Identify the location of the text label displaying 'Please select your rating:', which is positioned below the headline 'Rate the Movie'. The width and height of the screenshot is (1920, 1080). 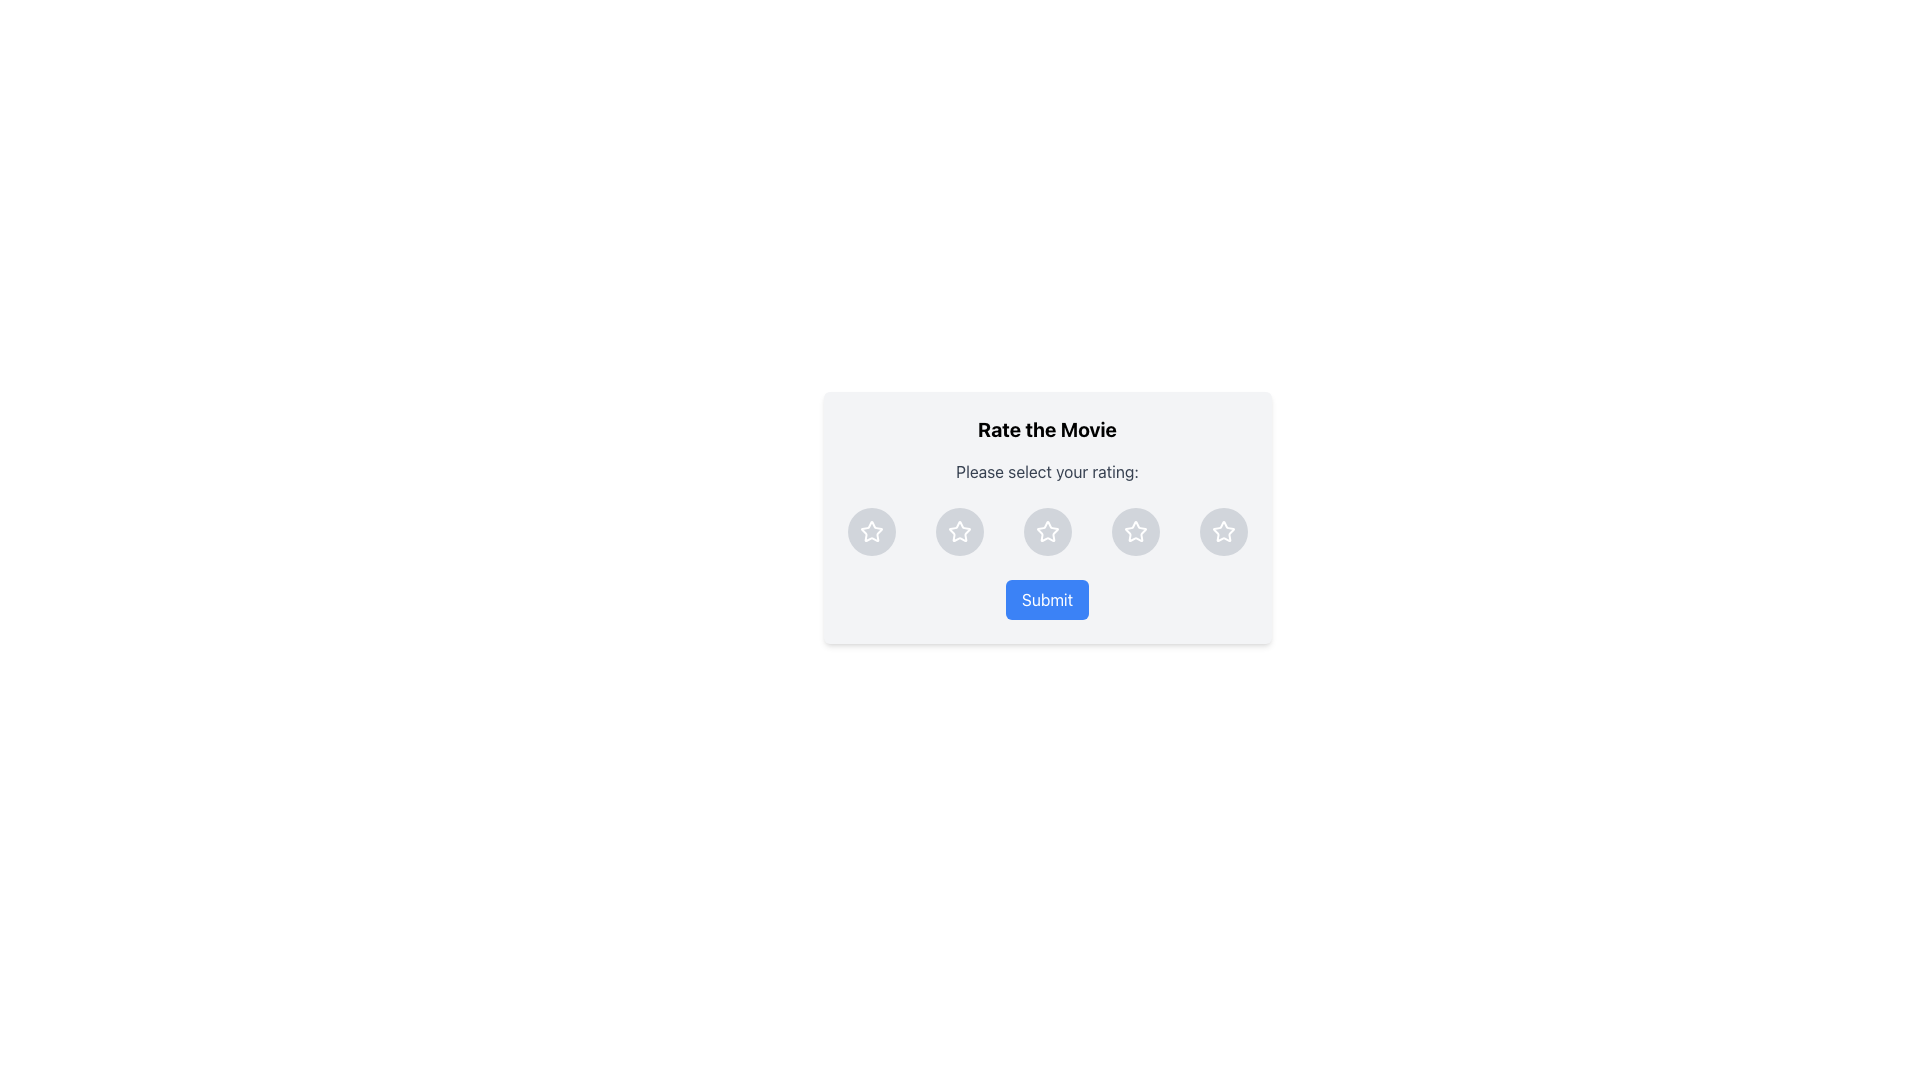
(1046, 471).